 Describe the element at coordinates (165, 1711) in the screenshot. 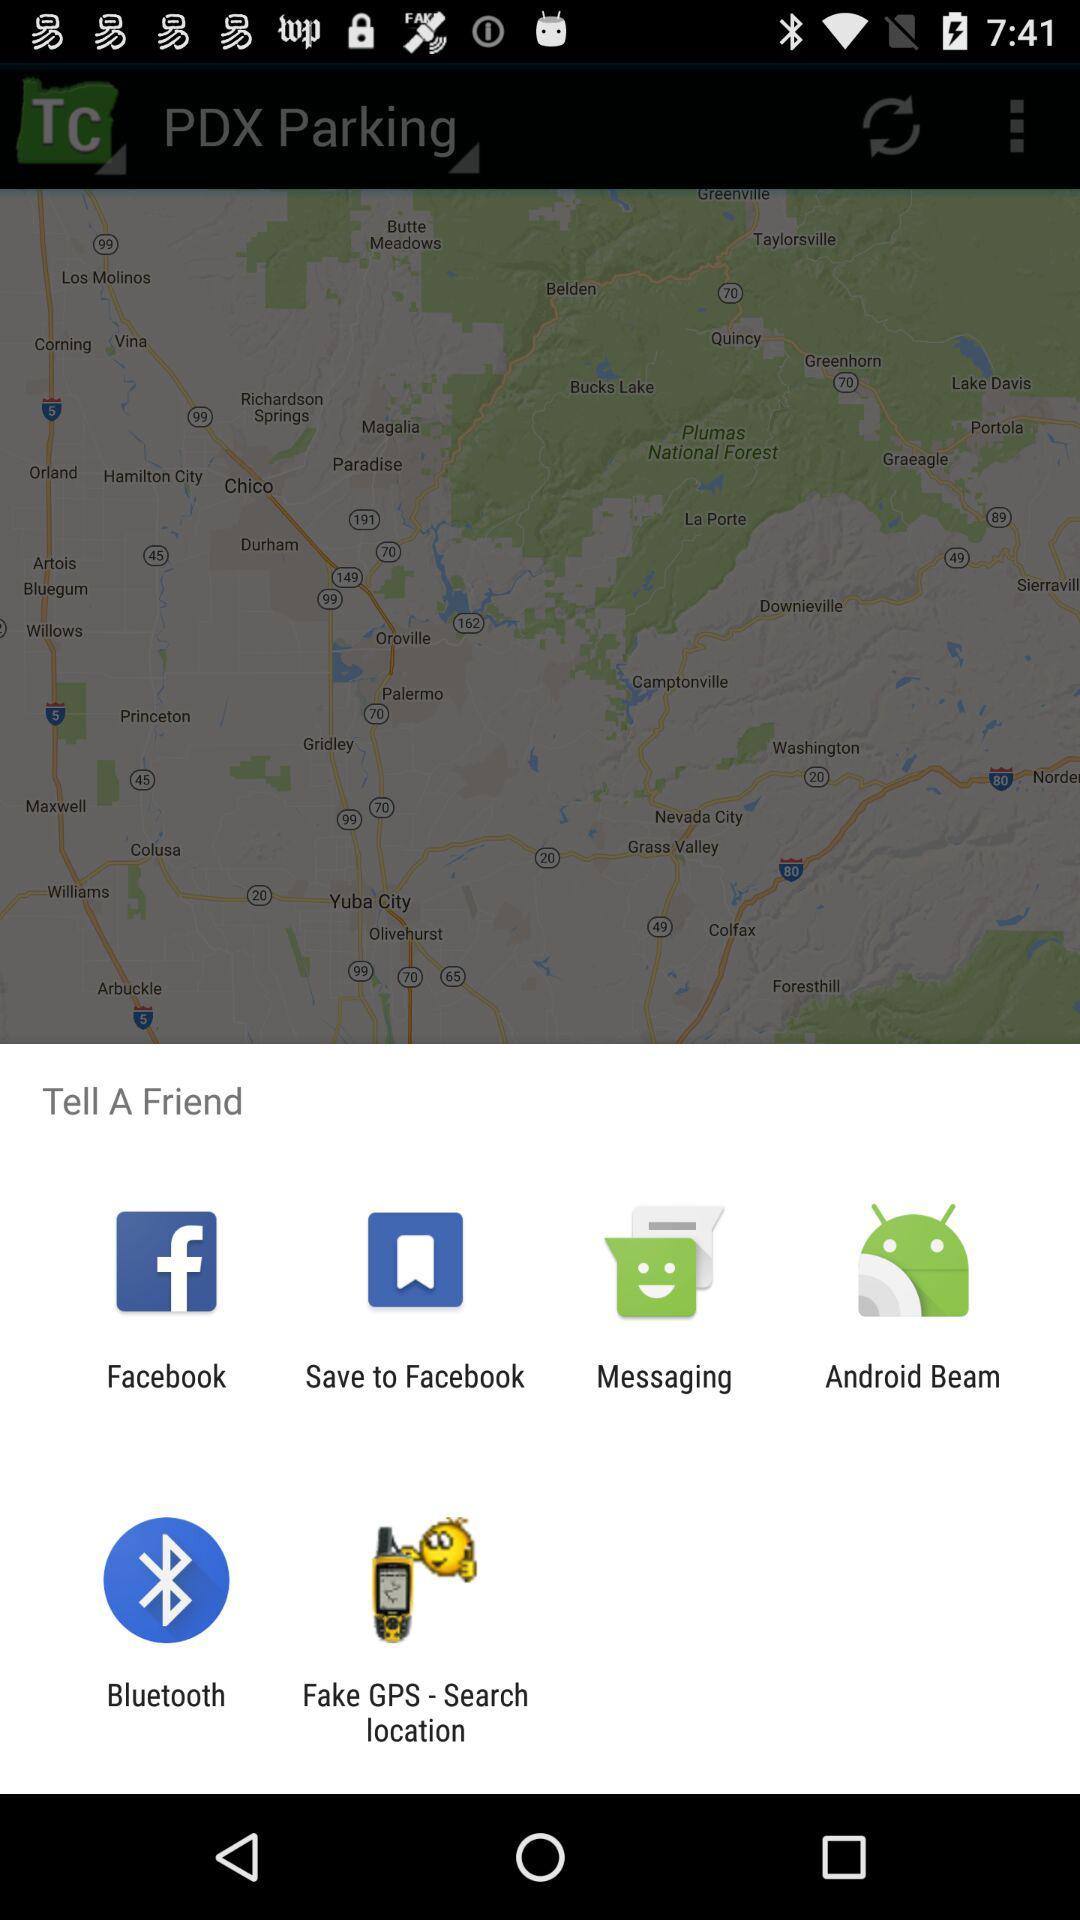

I see `the bluetooth app` at that location.